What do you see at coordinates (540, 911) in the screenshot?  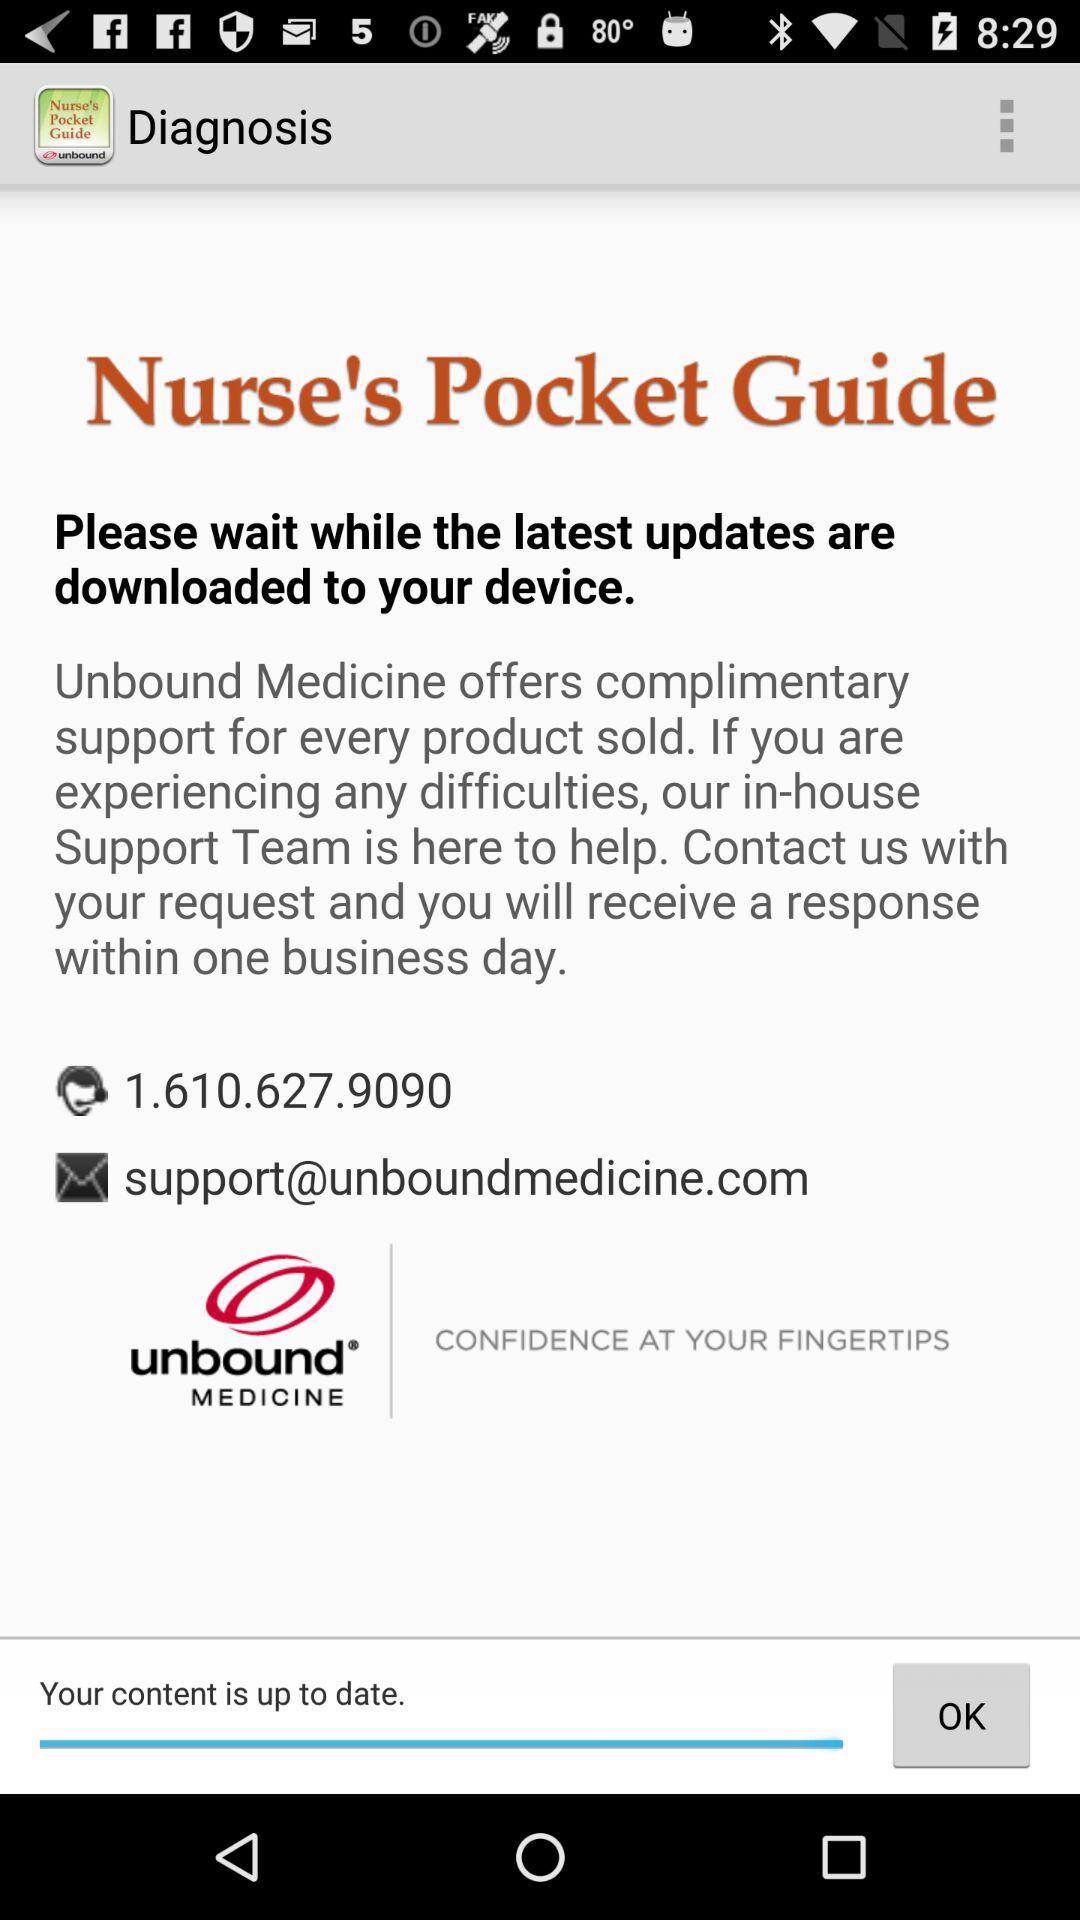 I see `share the article` at bounding box center [540, 911].